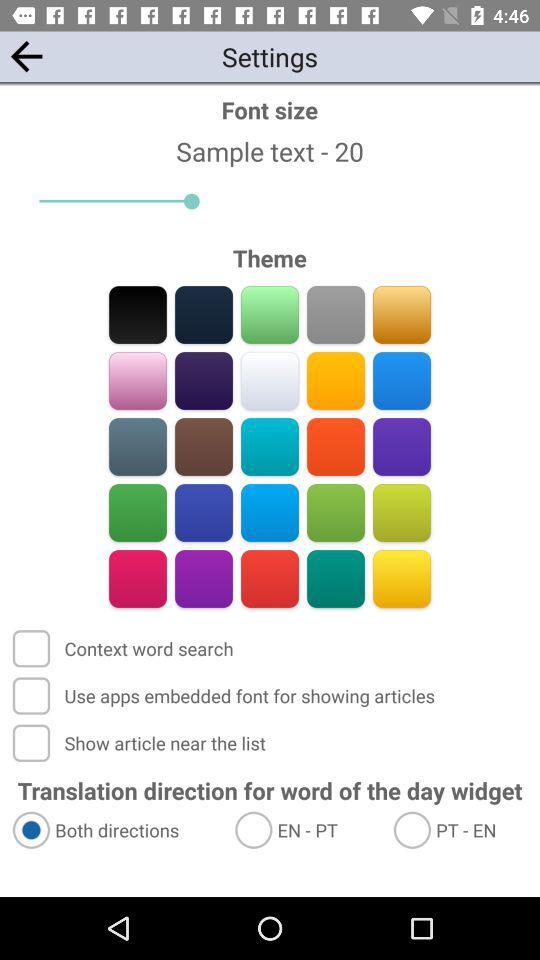 This screenshot has height=960, width=540. I want to click on the context word search, so click(125, 647).